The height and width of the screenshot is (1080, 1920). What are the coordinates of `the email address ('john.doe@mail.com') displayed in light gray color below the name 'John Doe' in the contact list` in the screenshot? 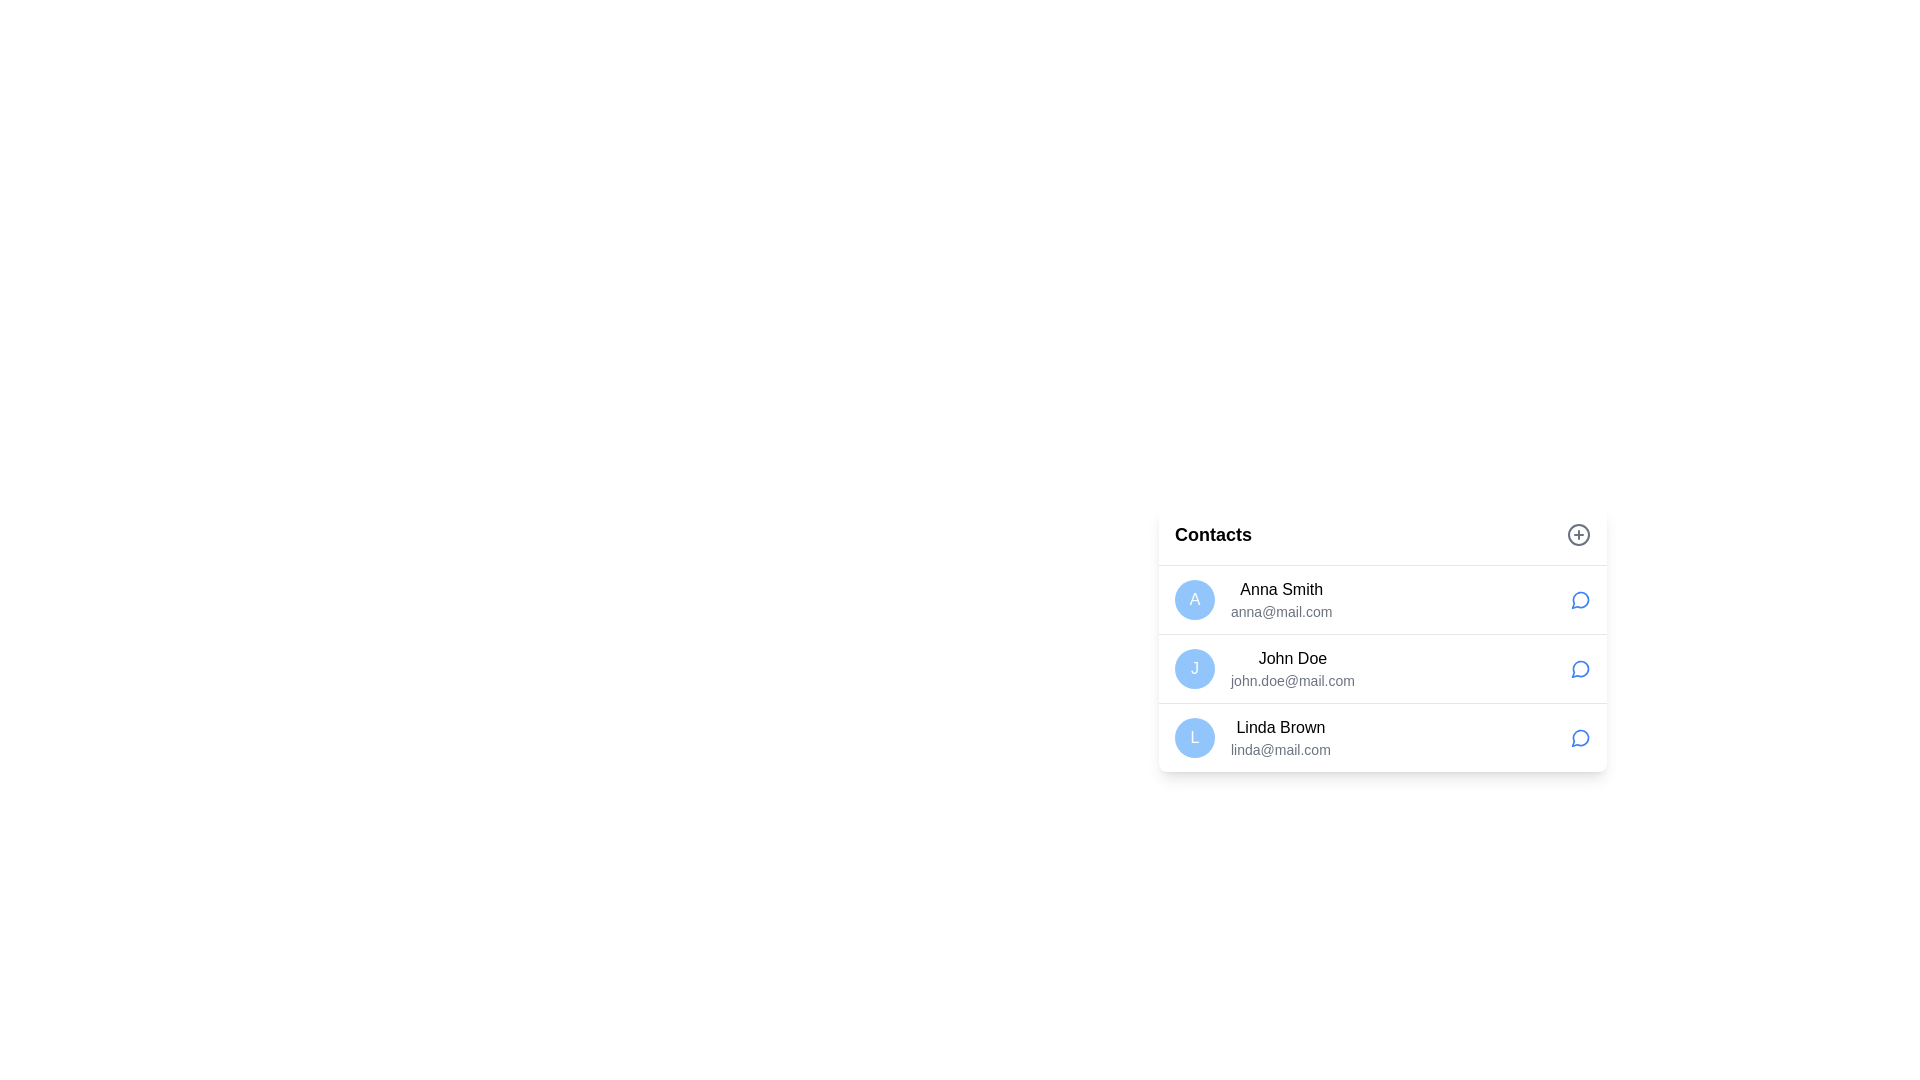 It's located at (1292, 680).